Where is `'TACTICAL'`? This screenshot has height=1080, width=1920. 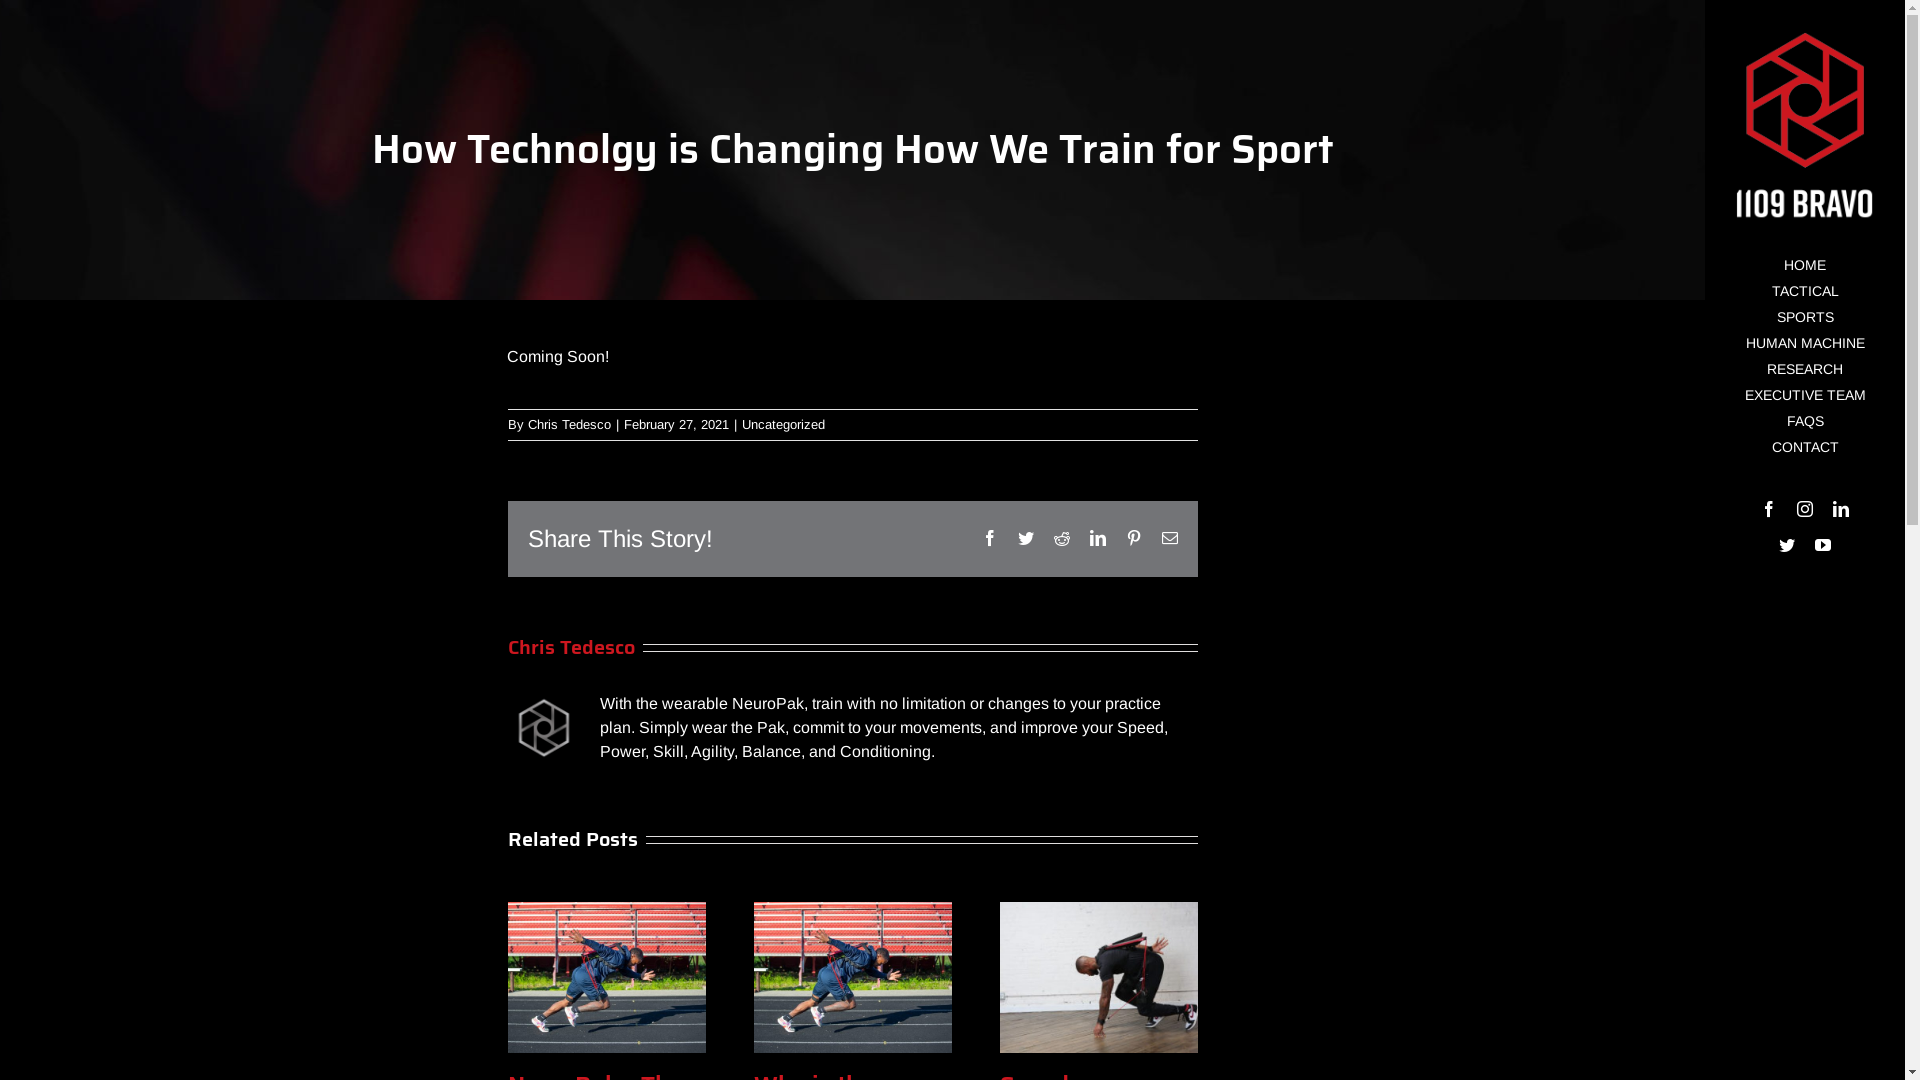 'TACTICAL' is located at coordinates (1804, 292).